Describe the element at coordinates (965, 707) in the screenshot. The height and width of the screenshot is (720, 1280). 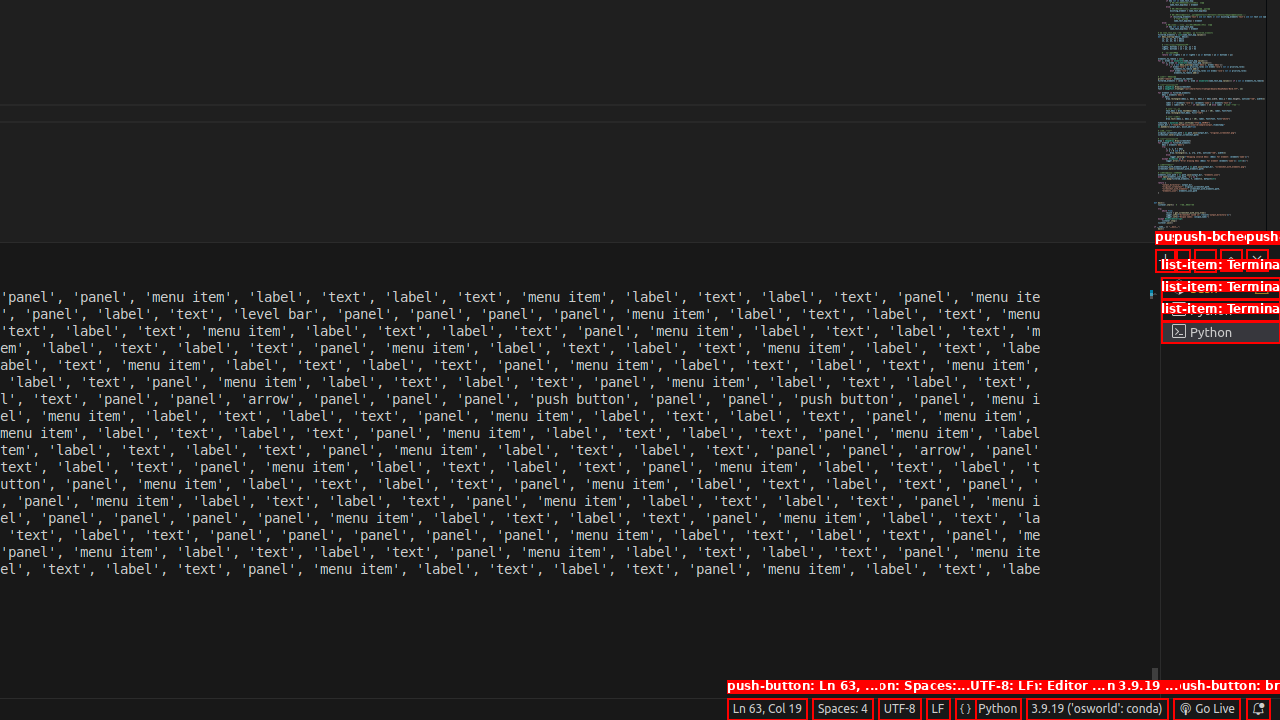
I see `'Editor Language Status: Auto Import Completions: false, next: Type Checking: off'` at that location.